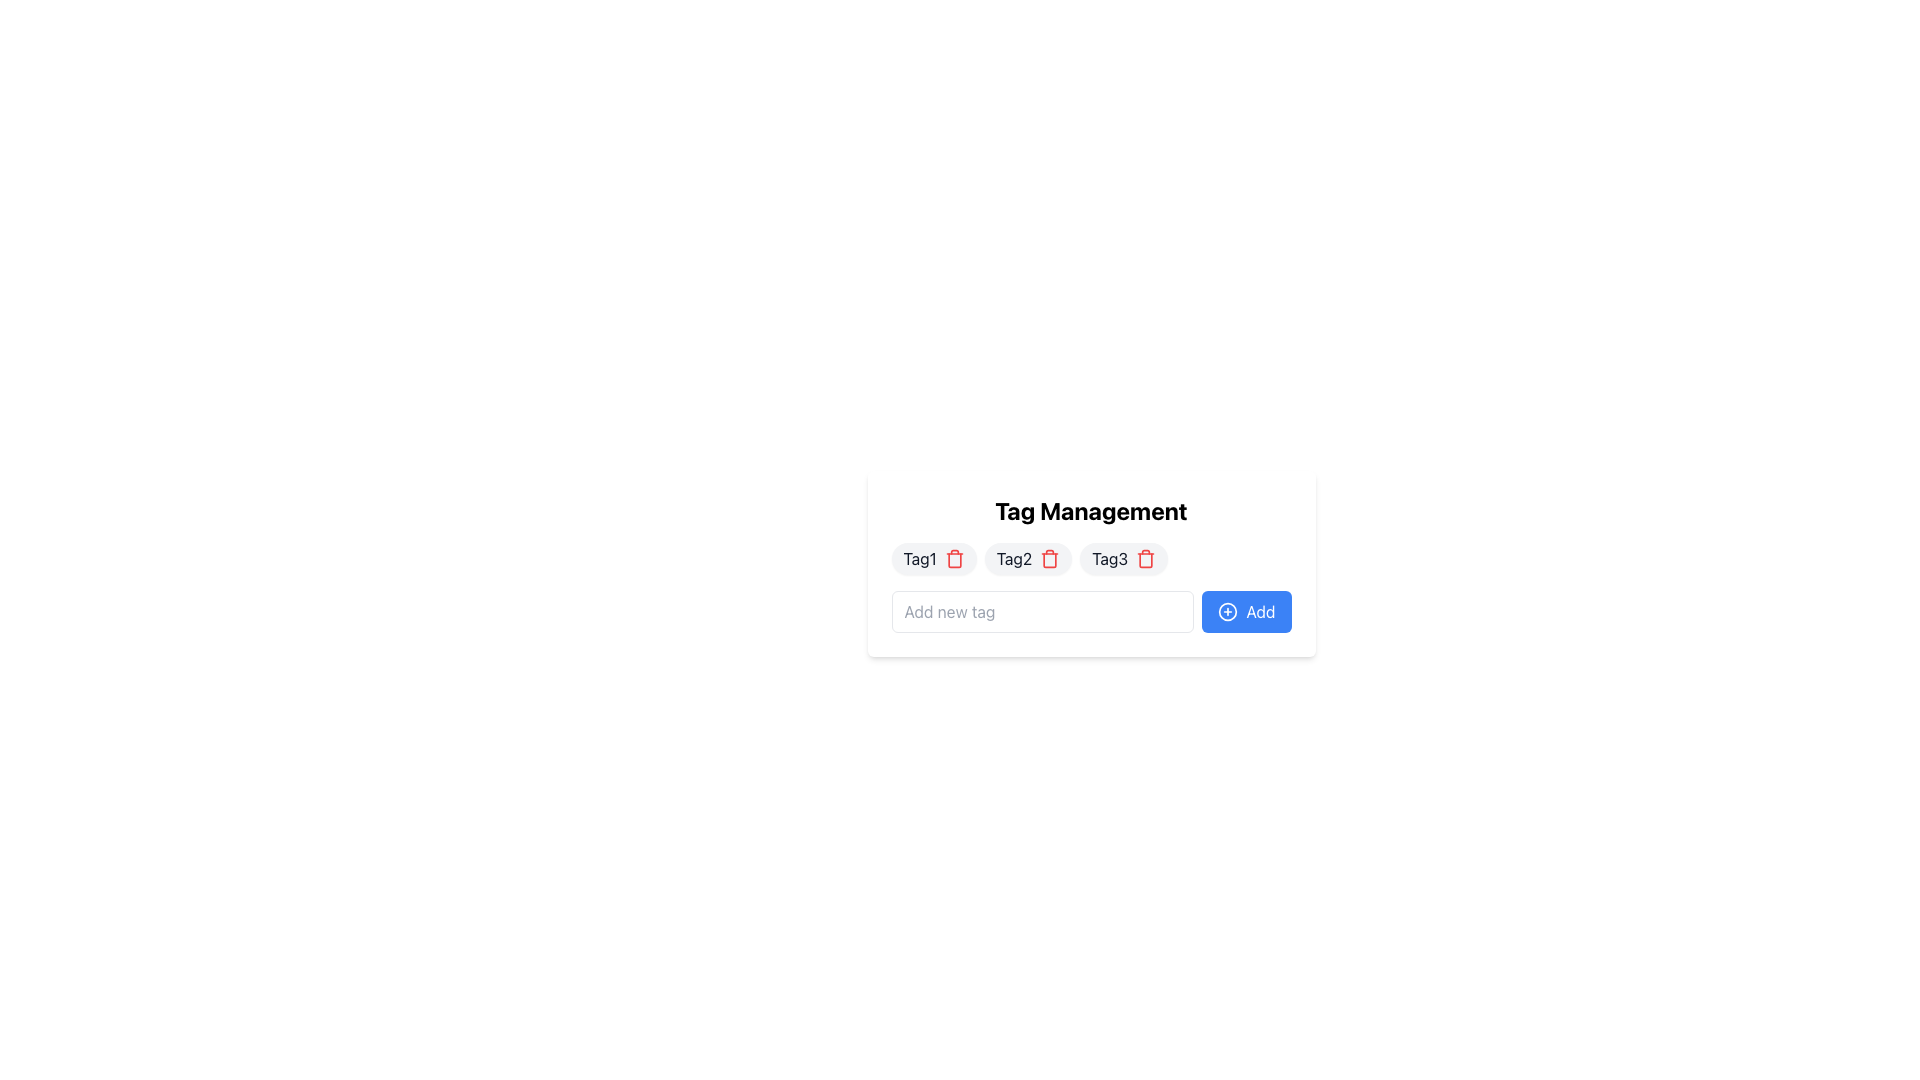 The height and width of the screenshot is (1080, 1920). What do you see at coordinates (1028, 559) in the screenshot?
I see `the trash icon of the second tag in the Tag Management section to delete the tag` at bounding box center [1028, 559].